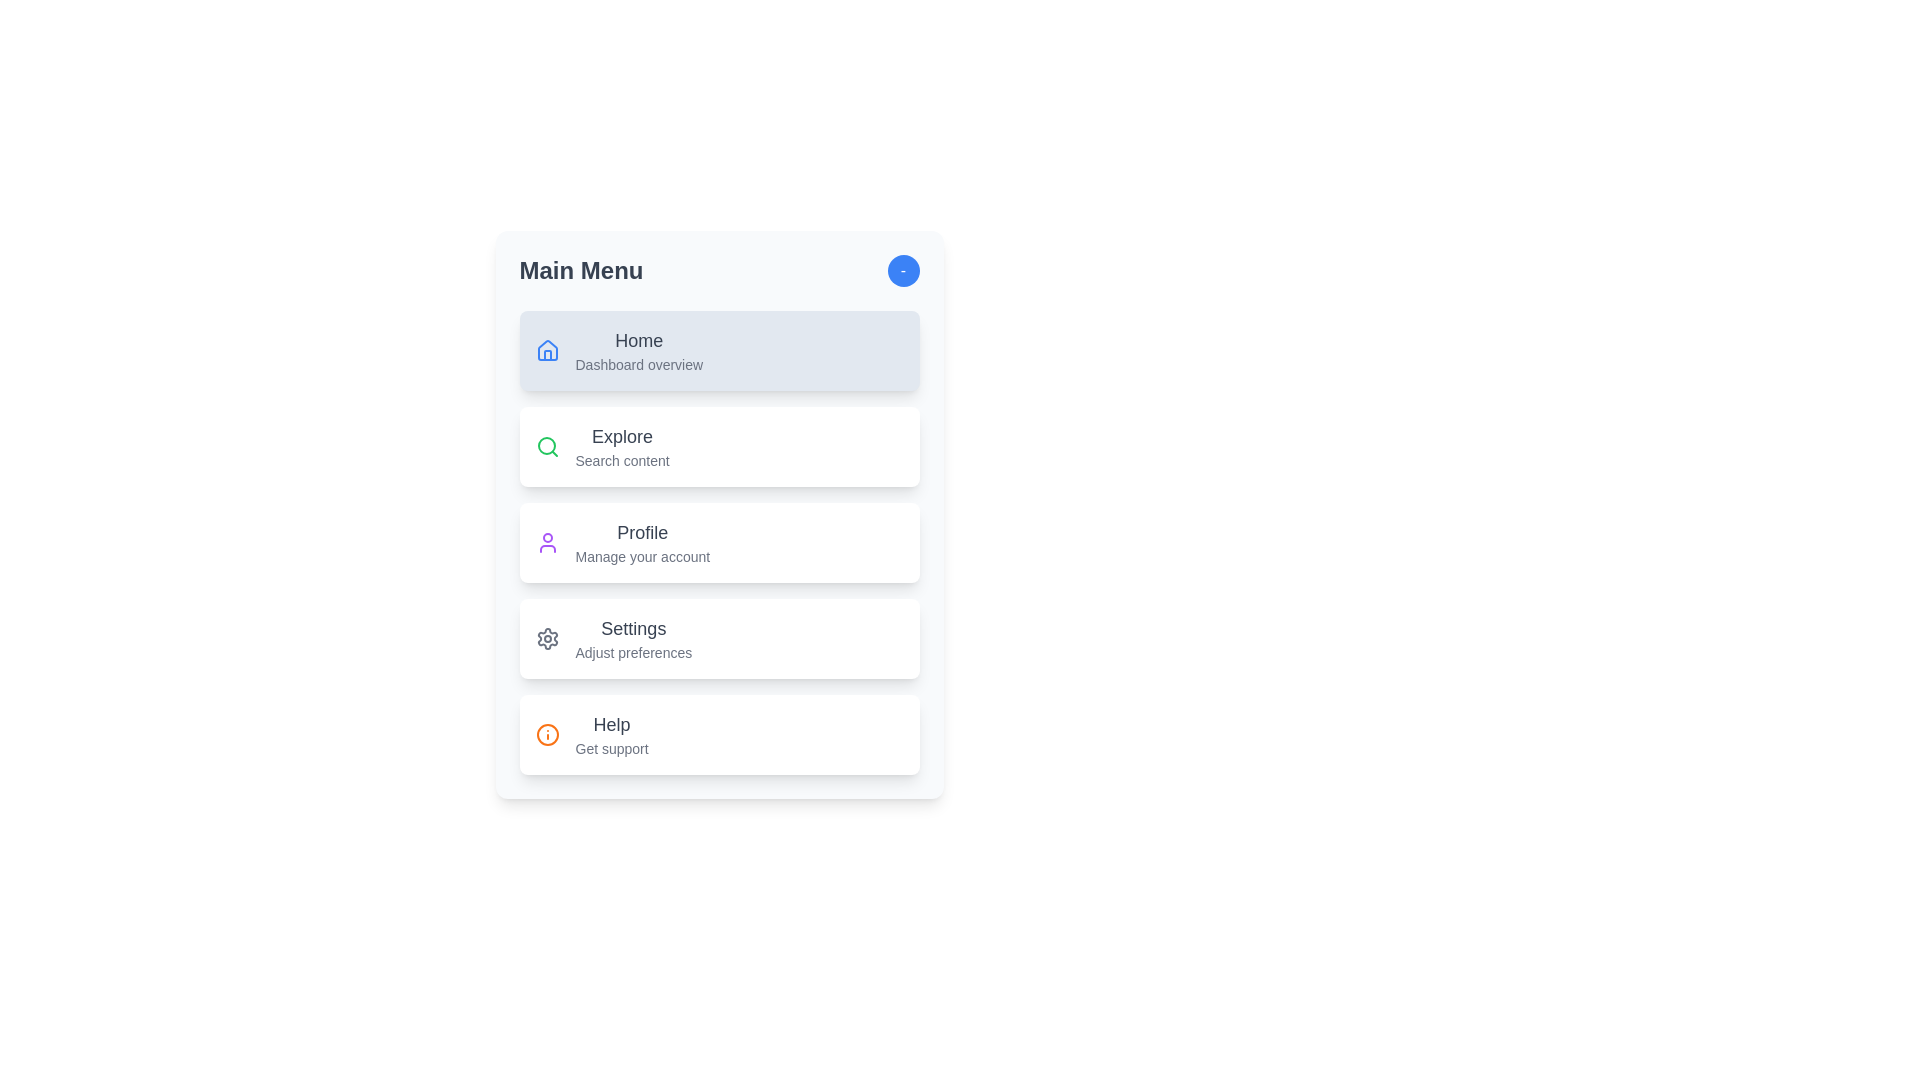  What do you see at coordinates (719, 446) in the screenshot?
I see `the menu item labeled 'Explore' to observe visual feedback` at bounding box center [719, 446].